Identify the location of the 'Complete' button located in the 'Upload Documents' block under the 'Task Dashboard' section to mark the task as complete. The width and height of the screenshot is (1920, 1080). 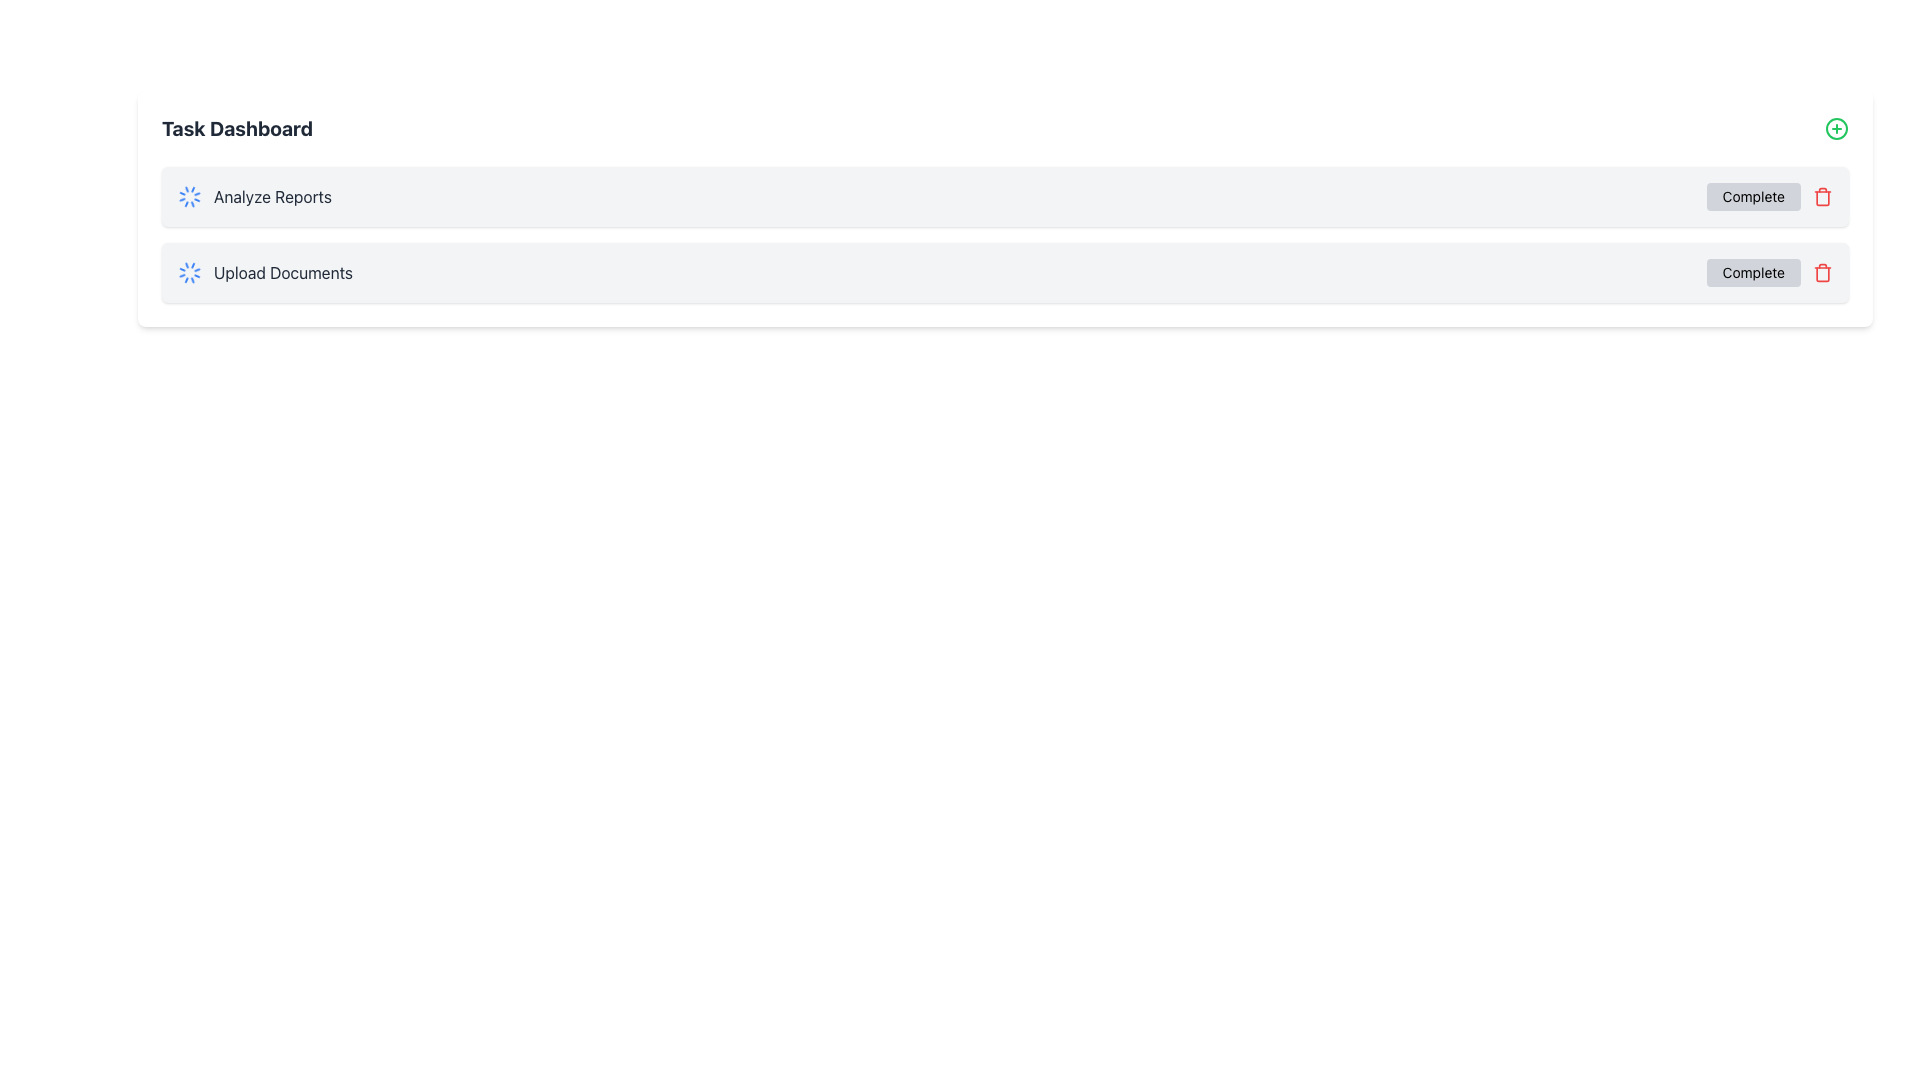
(1769, 273).